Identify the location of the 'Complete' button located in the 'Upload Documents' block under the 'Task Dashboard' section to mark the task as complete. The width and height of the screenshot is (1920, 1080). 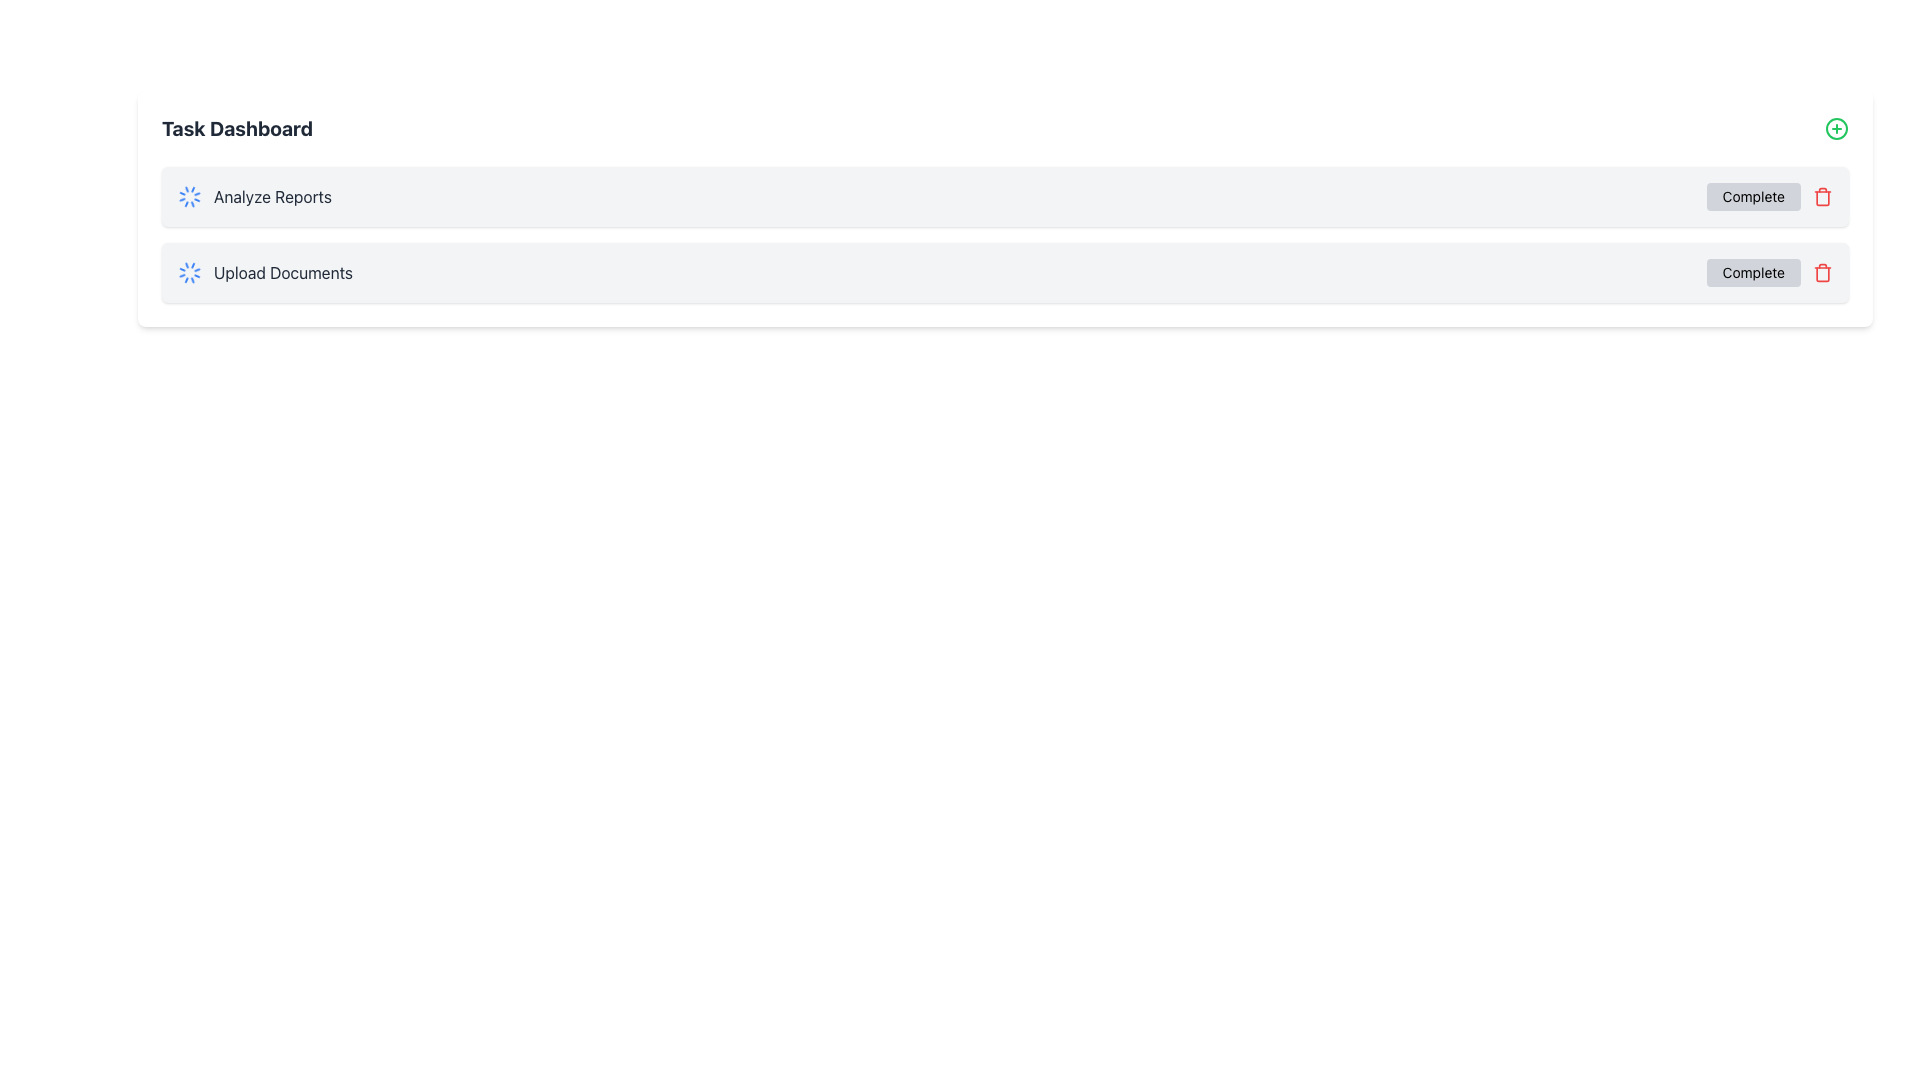
(1769, 273).